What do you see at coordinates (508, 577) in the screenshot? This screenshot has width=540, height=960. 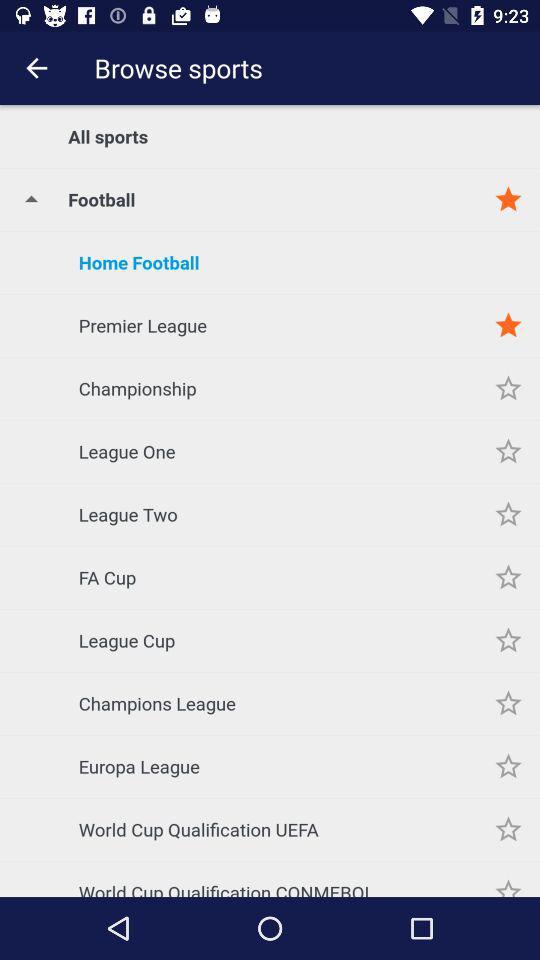 I see `option` at bounding box center [508, 577].